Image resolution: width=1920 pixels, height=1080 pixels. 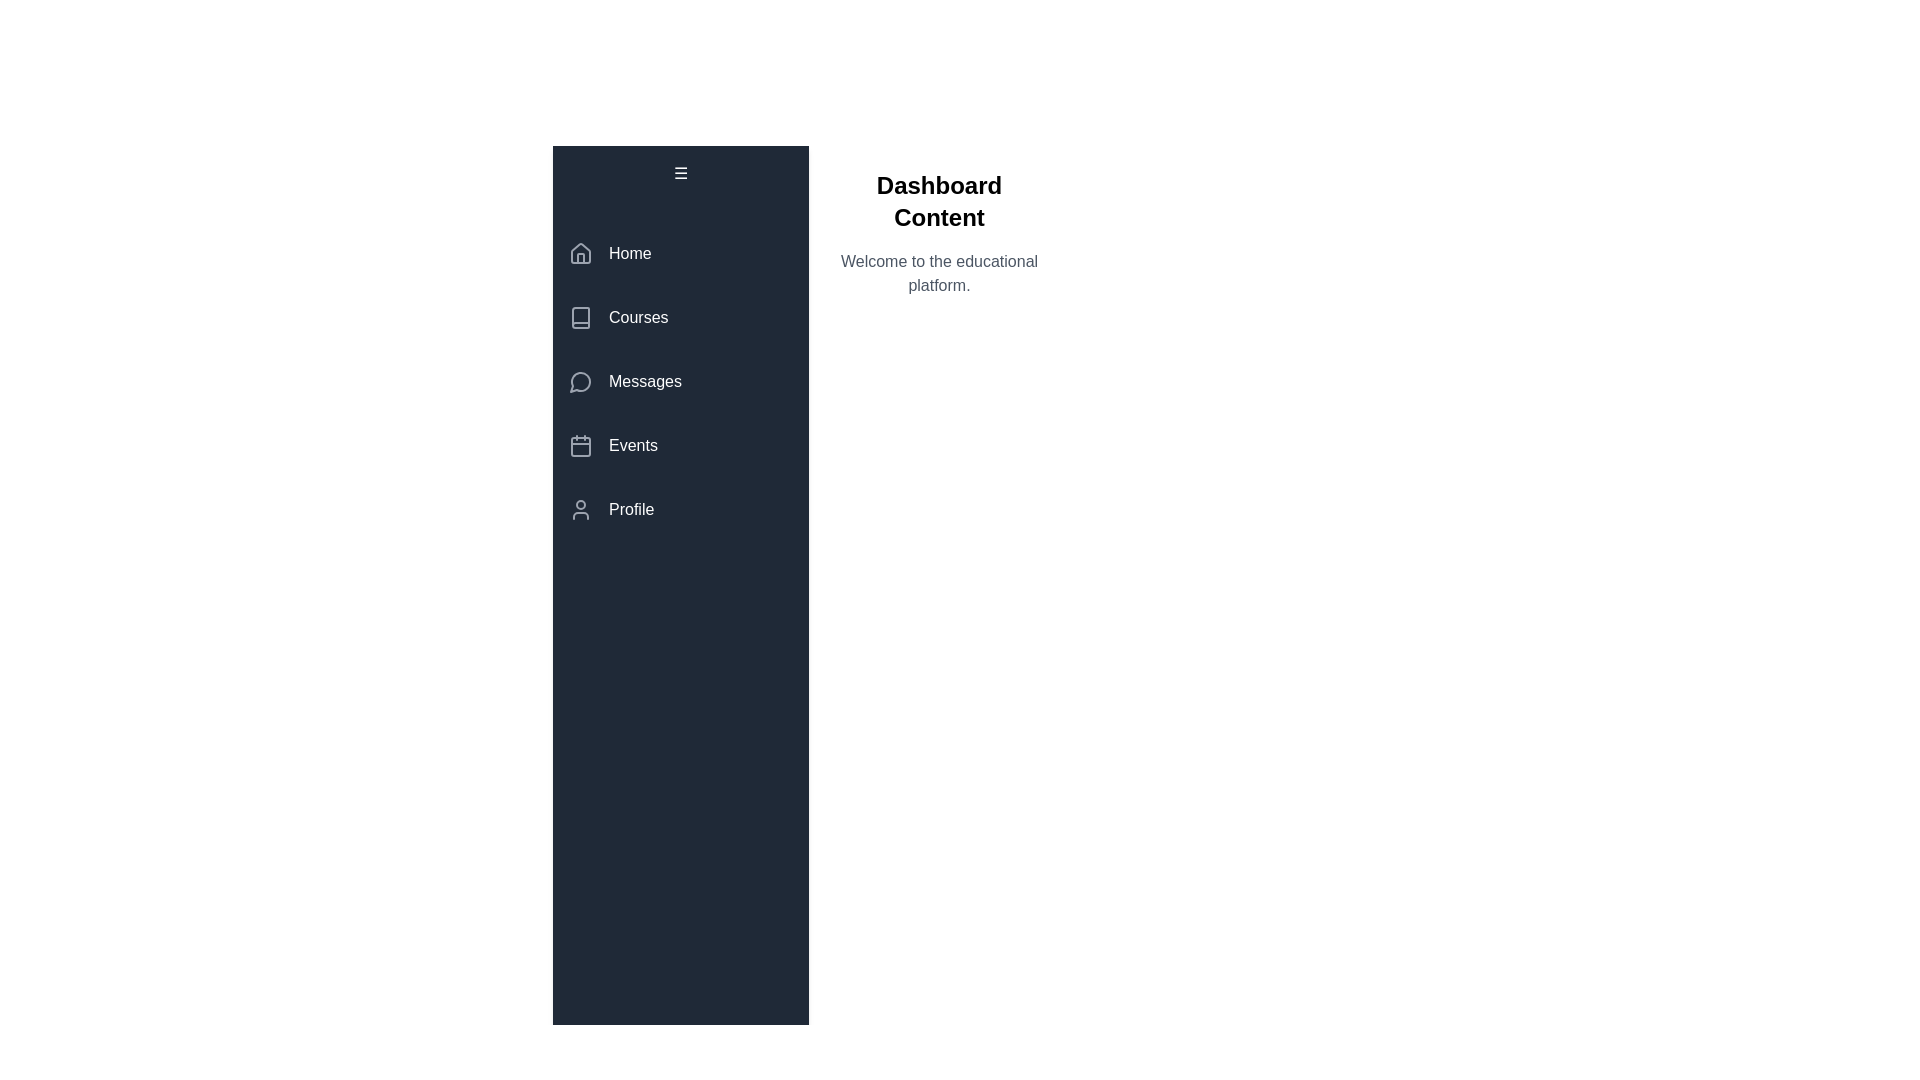 What do you see at coordinates (681, 316) in the screenshot?
I see `the menu item labeled Courses to observe visual feedback` at bounding box center [681, 316].